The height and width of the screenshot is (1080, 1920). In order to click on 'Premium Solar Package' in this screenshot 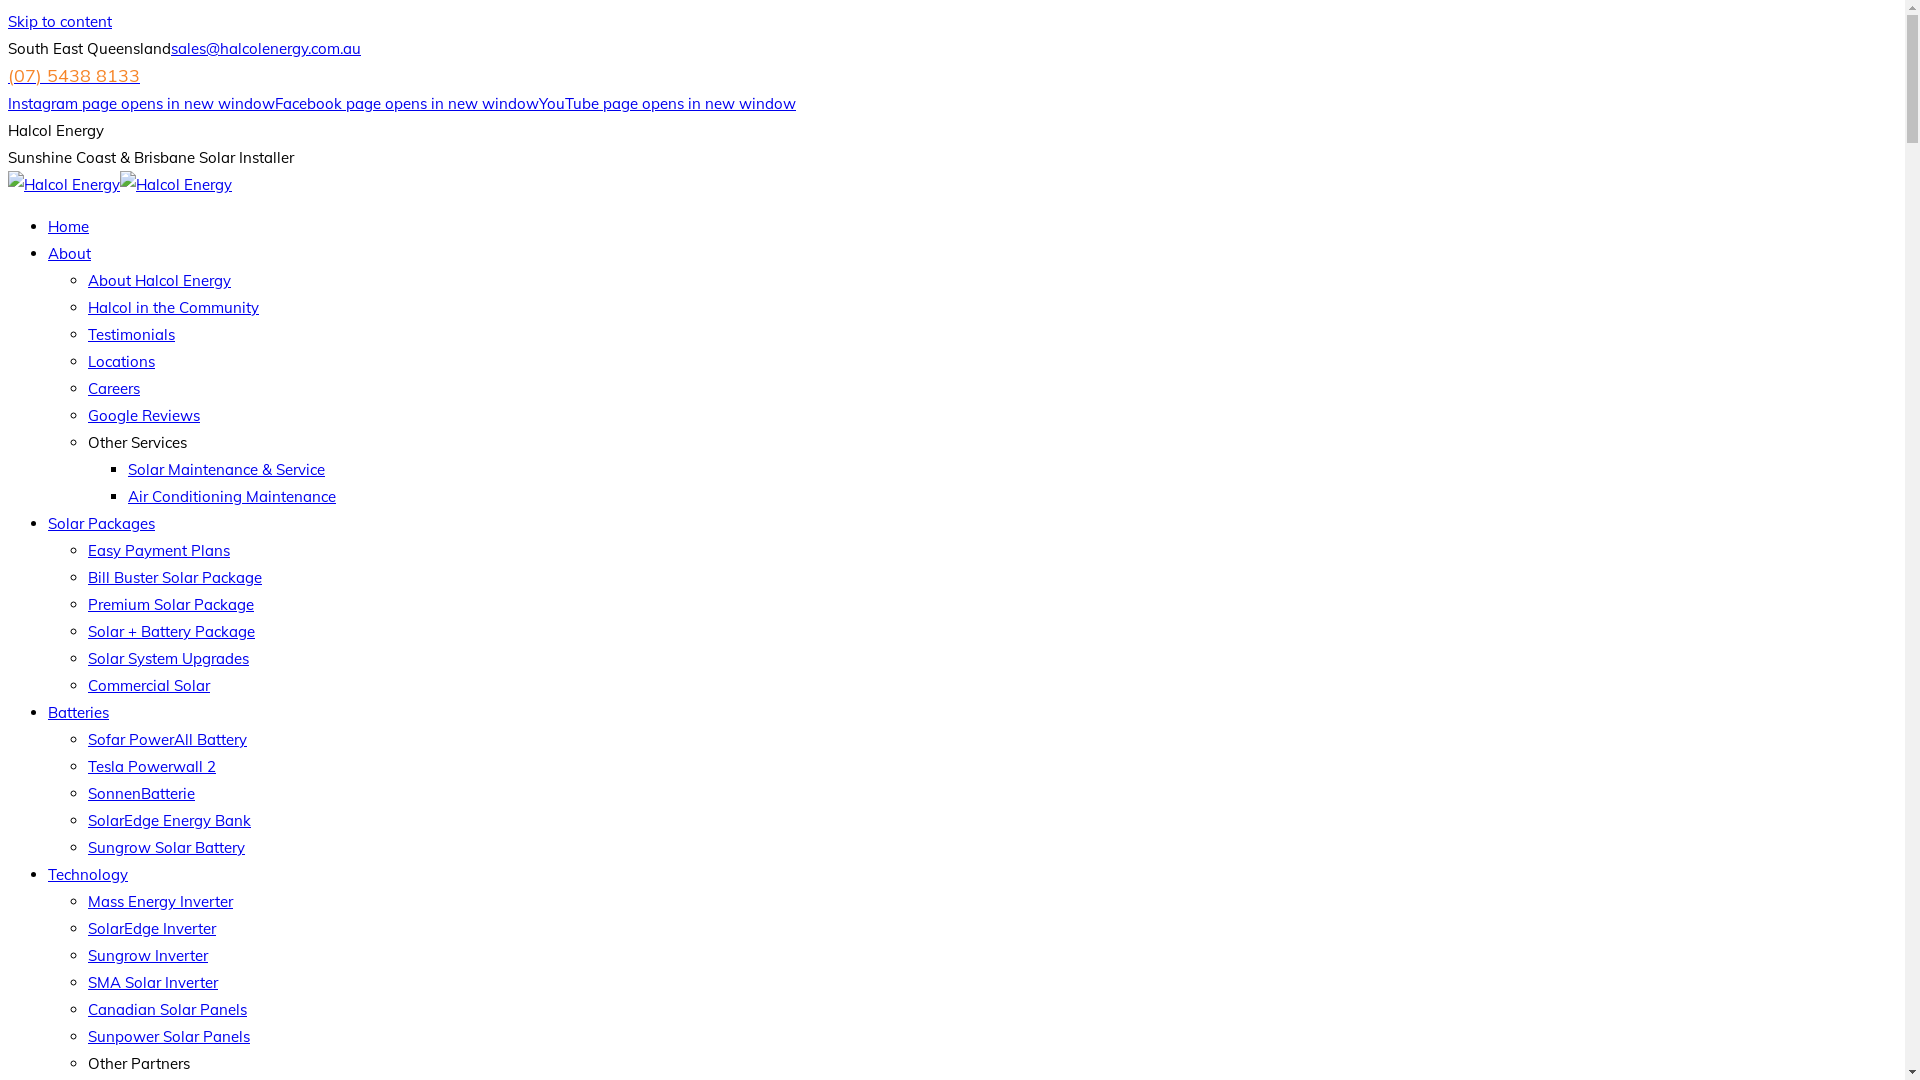, I will do `click(171, 603)`.